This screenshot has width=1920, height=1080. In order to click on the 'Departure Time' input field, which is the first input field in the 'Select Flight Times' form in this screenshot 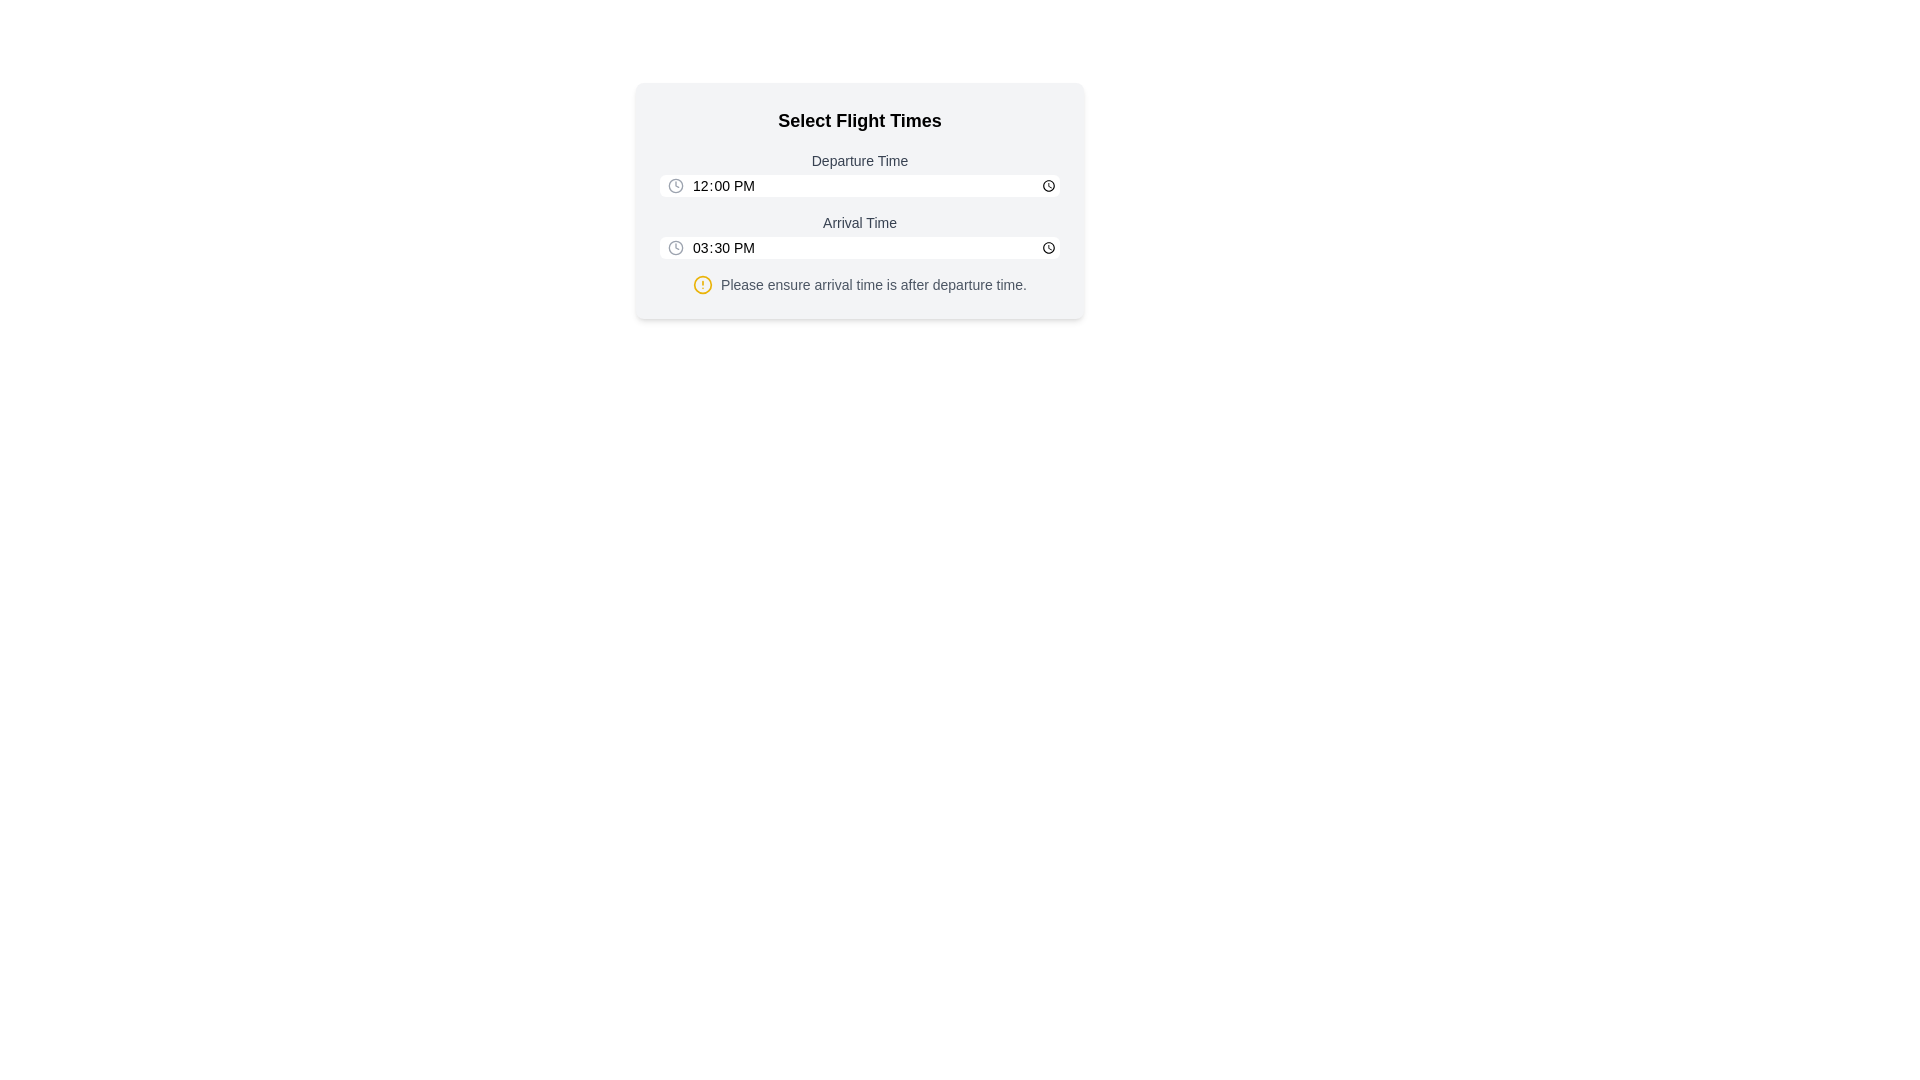, I will do `click(859, 172)`.